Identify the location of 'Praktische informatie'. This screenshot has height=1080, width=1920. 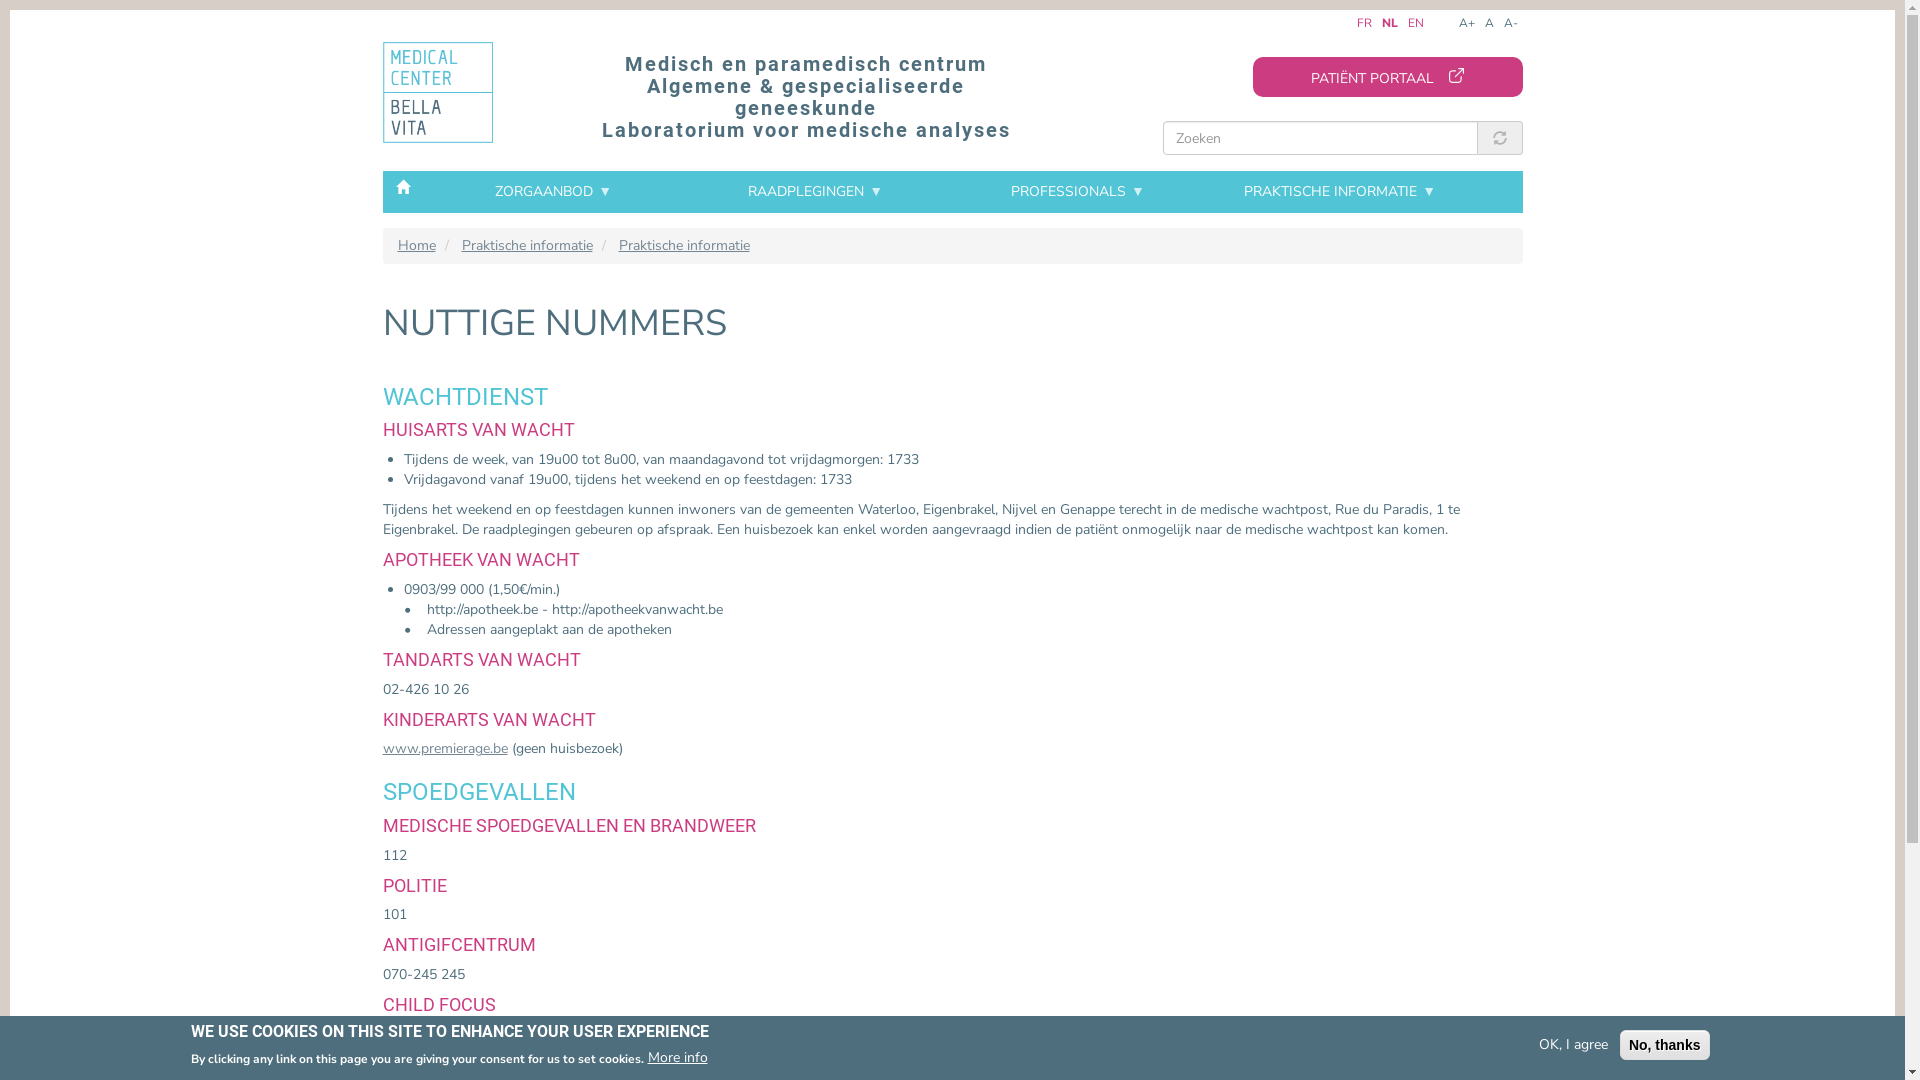
(683, 244).